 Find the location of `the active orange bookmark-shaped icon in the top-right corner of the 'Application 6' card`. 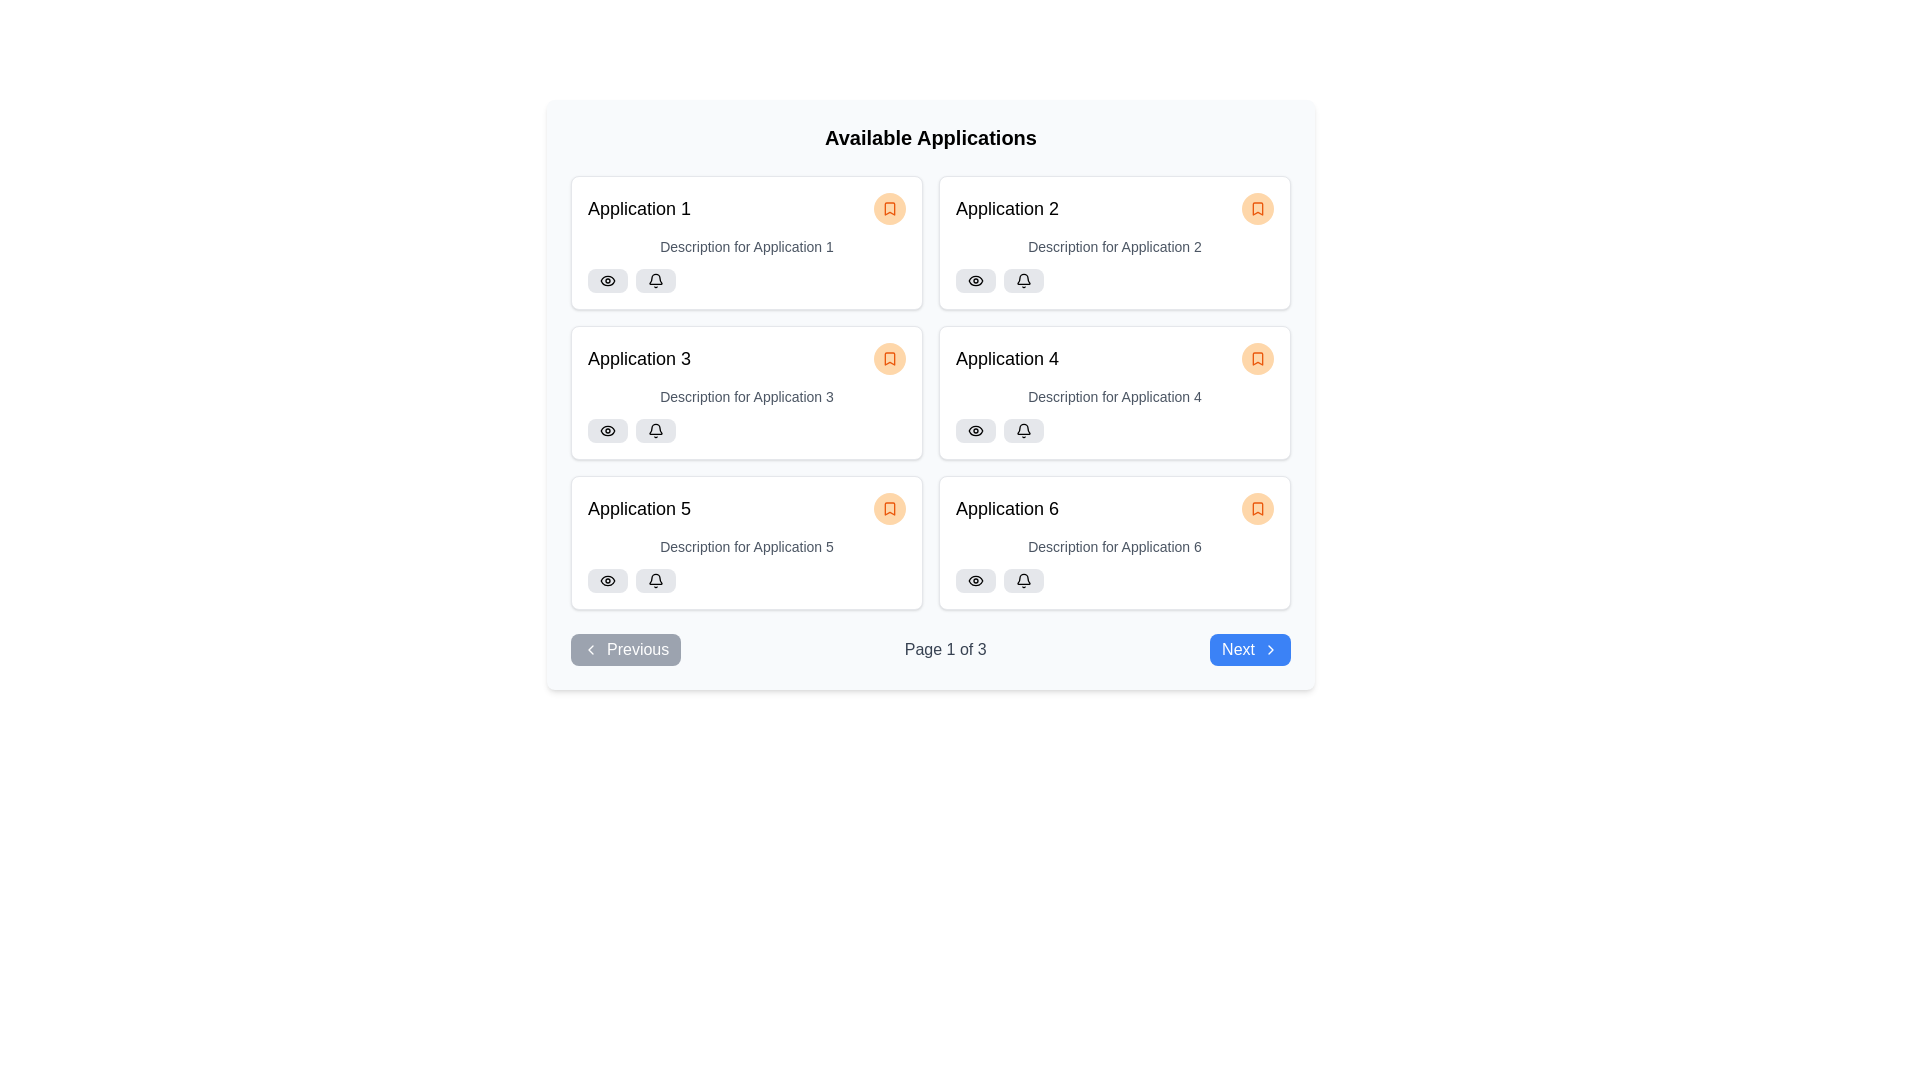

the active orange bookmark-shaped icon in the top-right corner of the 'Application 6' card is located at coordinates (1256, 508).